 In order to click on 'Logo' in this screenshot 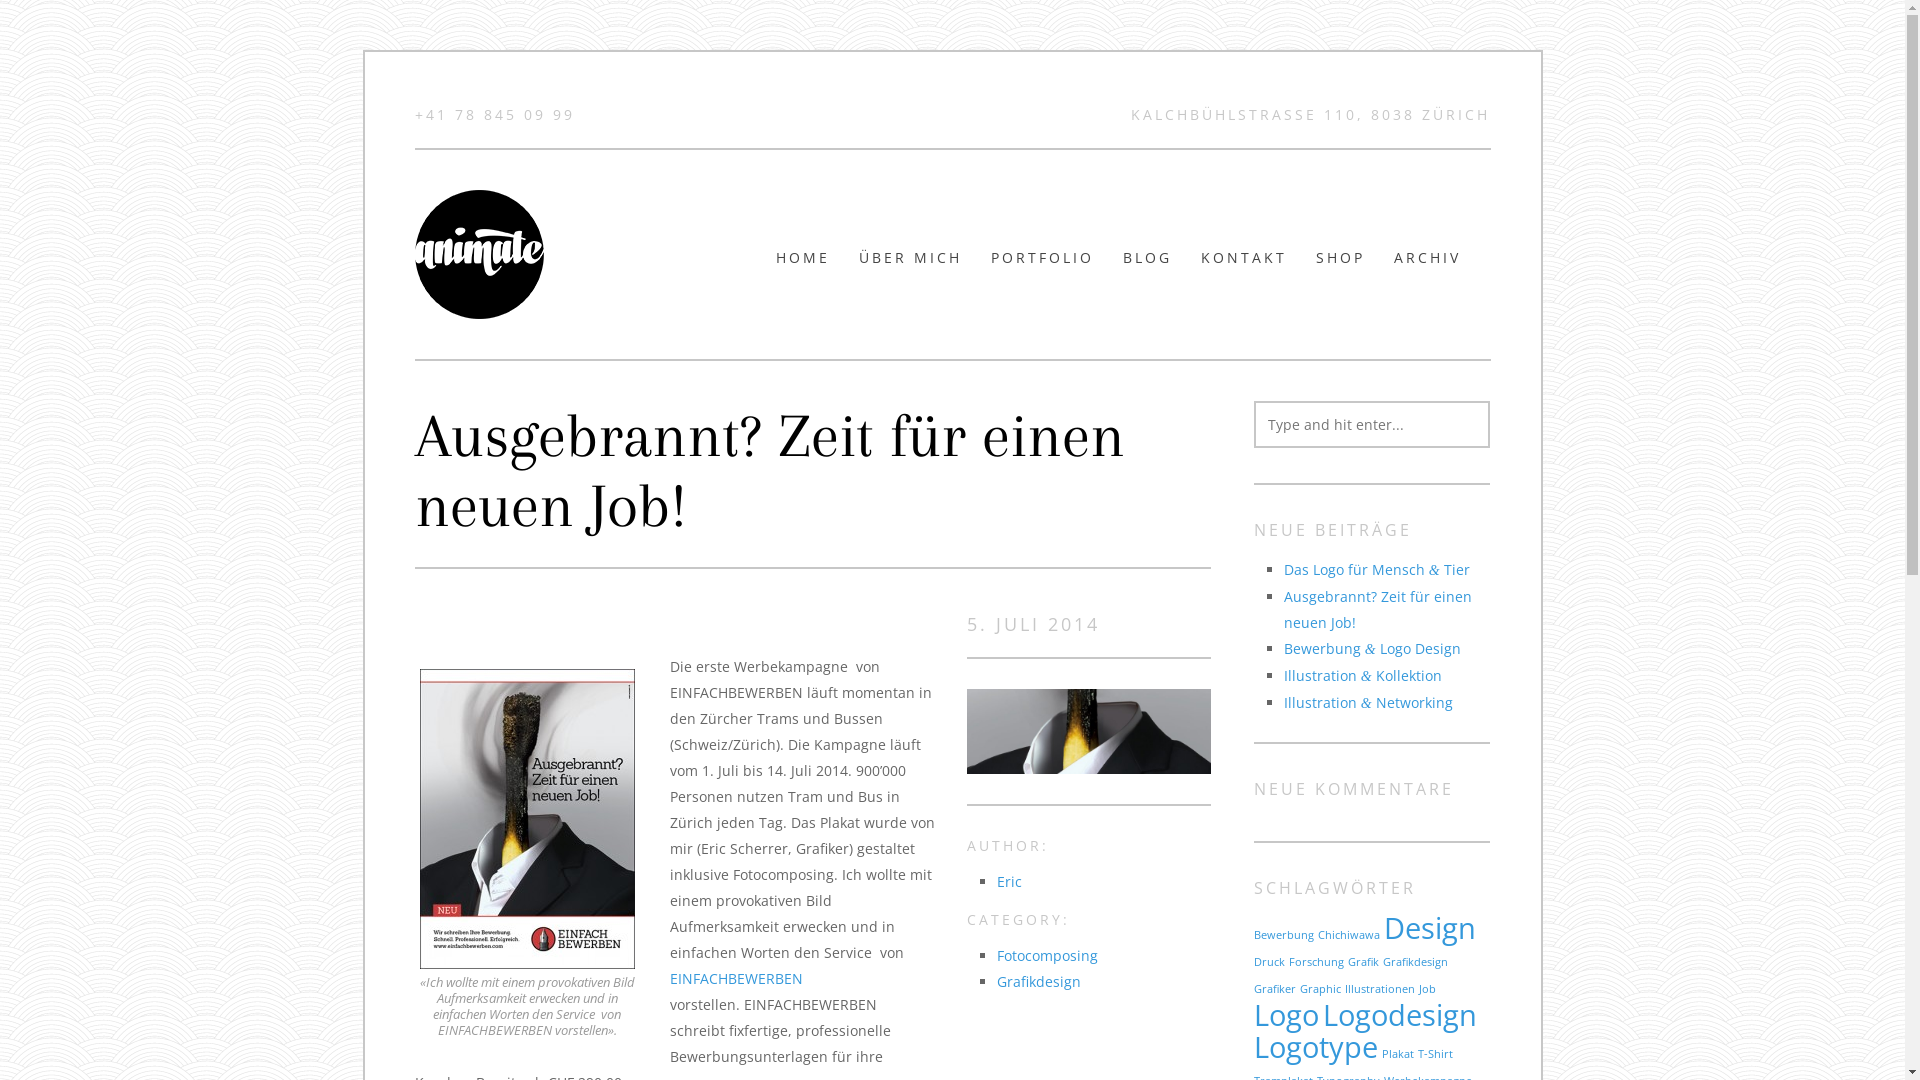, I will do `click(1286, 1014)`.